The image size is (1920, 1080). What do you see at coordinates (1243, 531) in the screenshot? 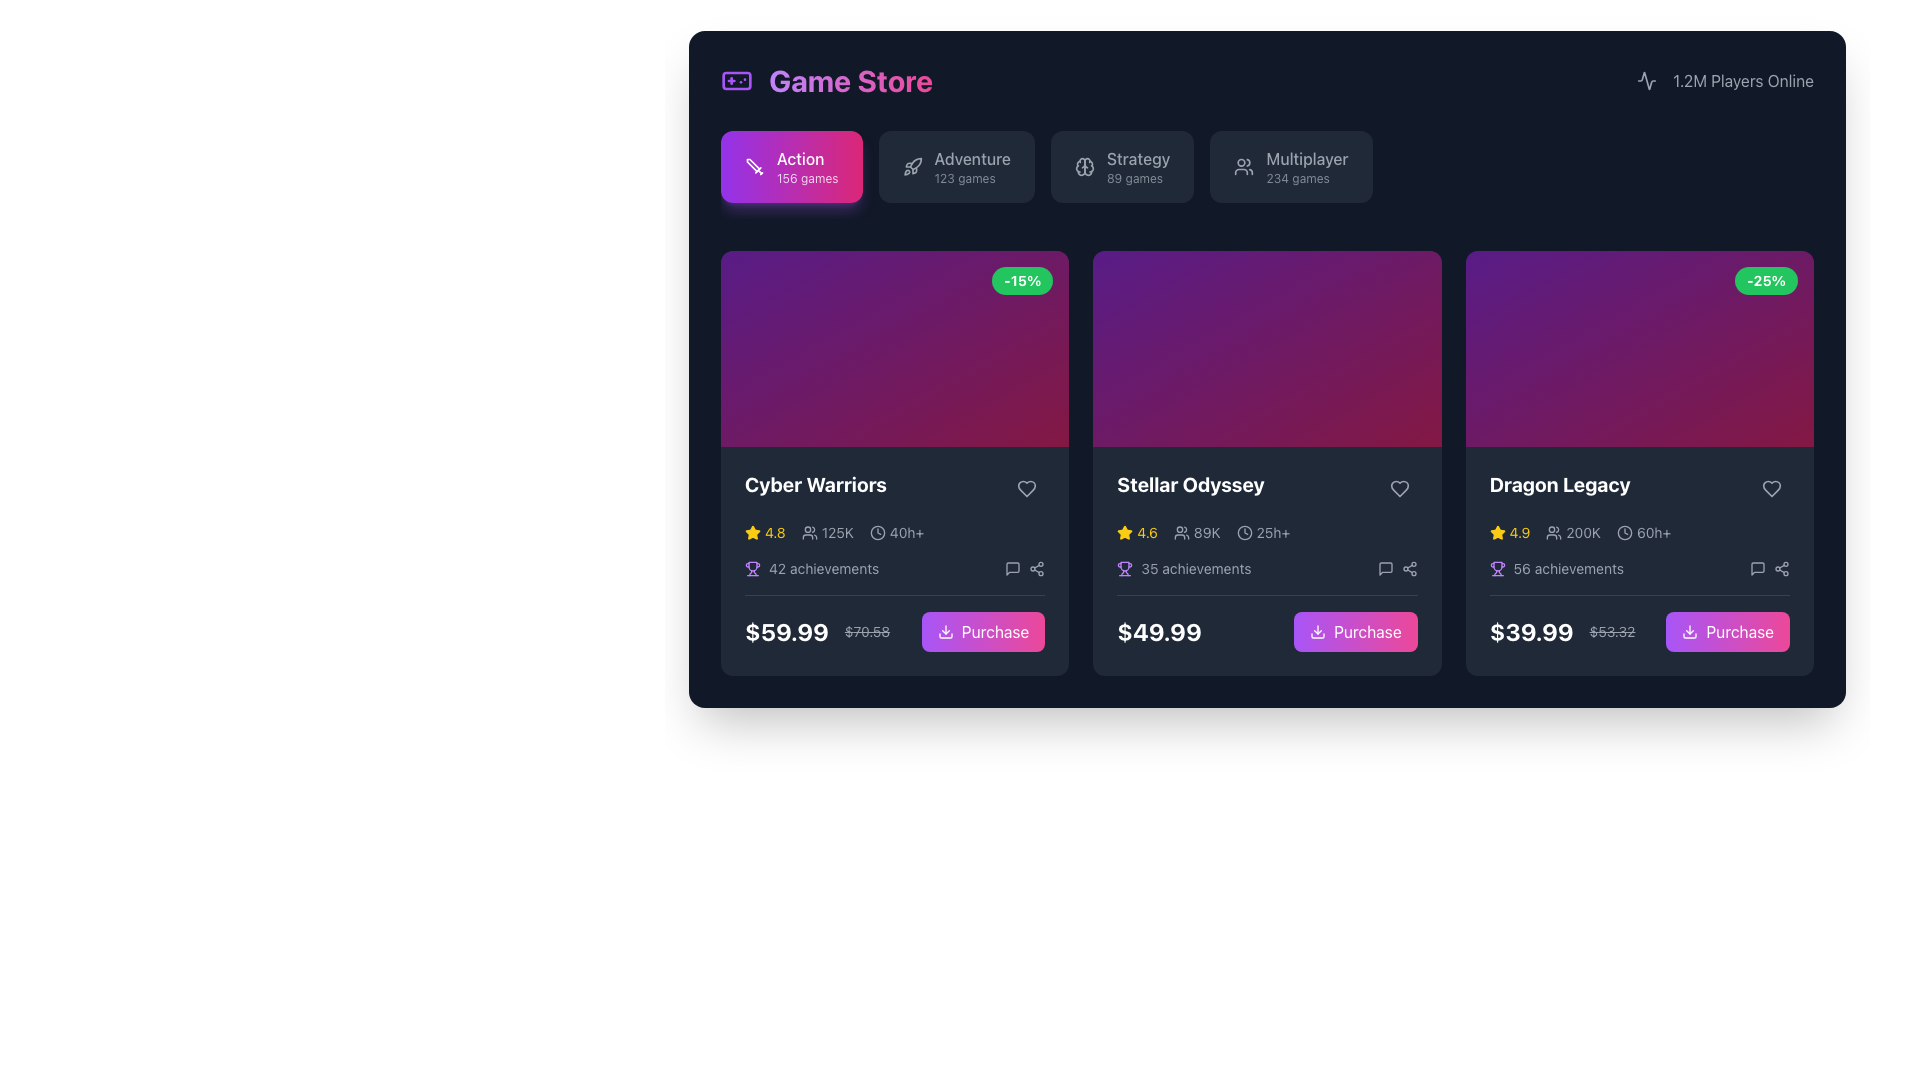
I see `the circle component of the clock icon located at the top right section of the interface` at bounding box center [1243, 531].